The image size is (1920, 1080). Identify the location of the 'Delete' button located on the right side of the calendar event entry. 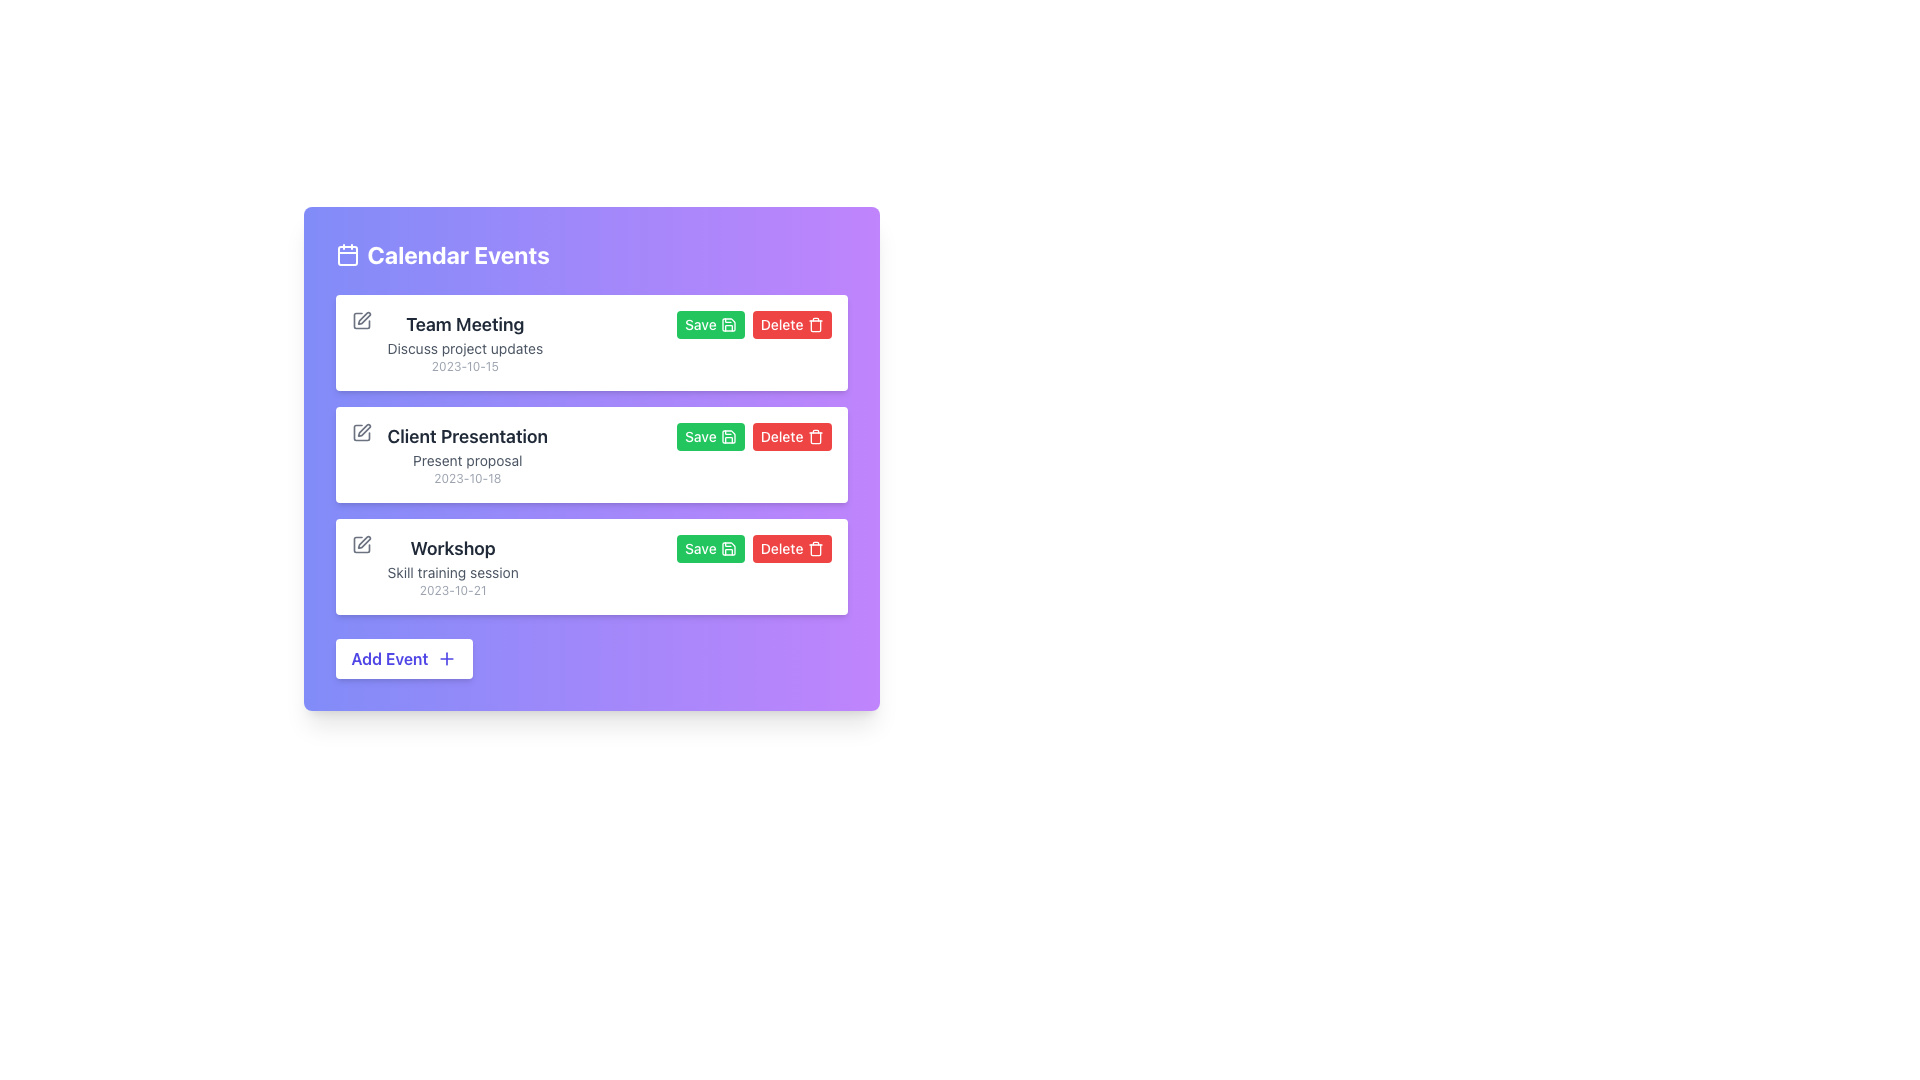
(791, 323).